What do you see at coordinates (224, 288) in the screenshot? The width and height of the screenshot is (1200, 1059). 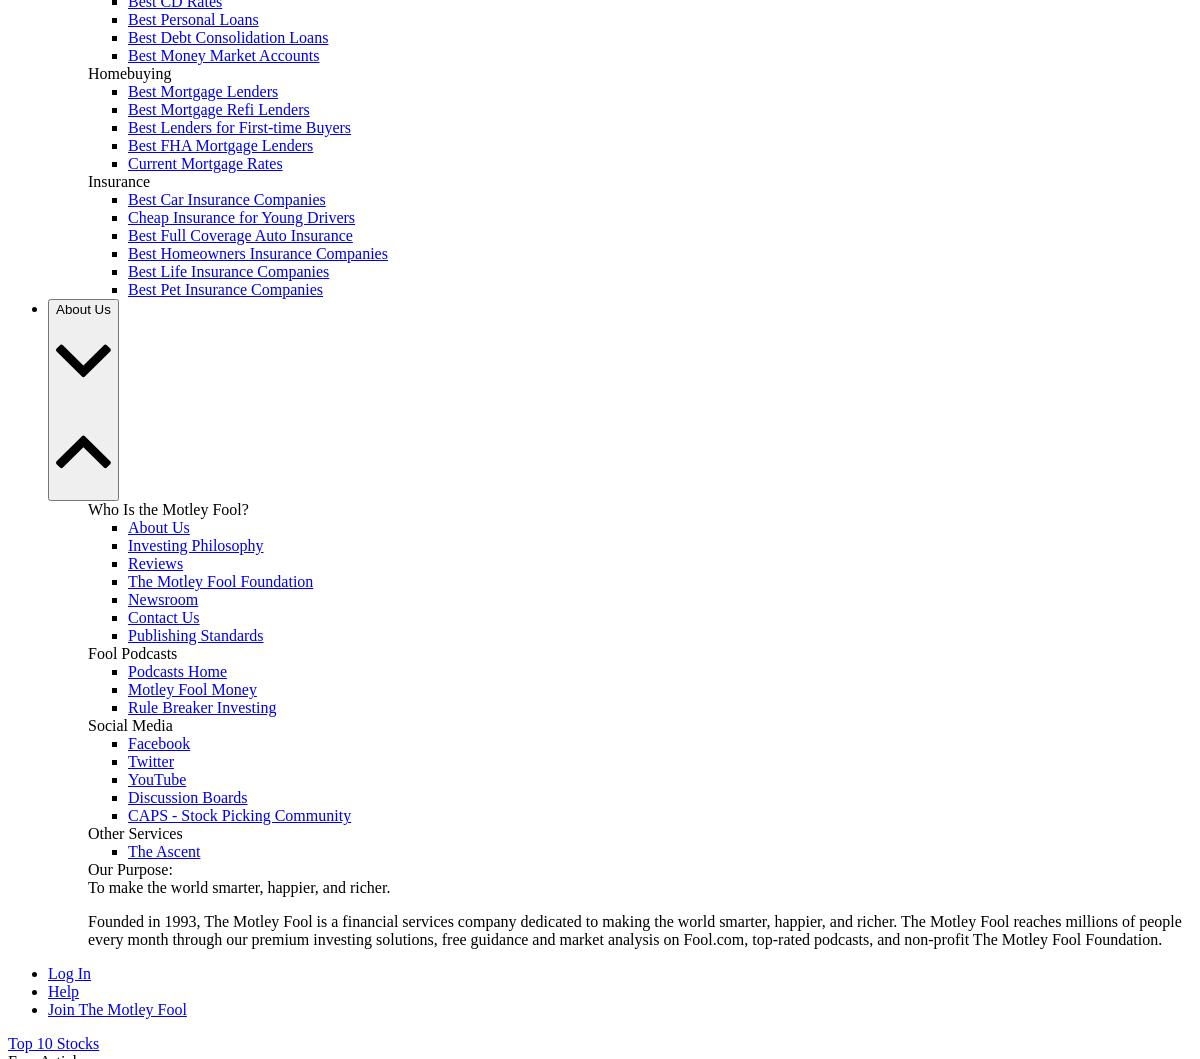 I see `'Best Pet Insurance Companies'` at bounding box center [224, 288].